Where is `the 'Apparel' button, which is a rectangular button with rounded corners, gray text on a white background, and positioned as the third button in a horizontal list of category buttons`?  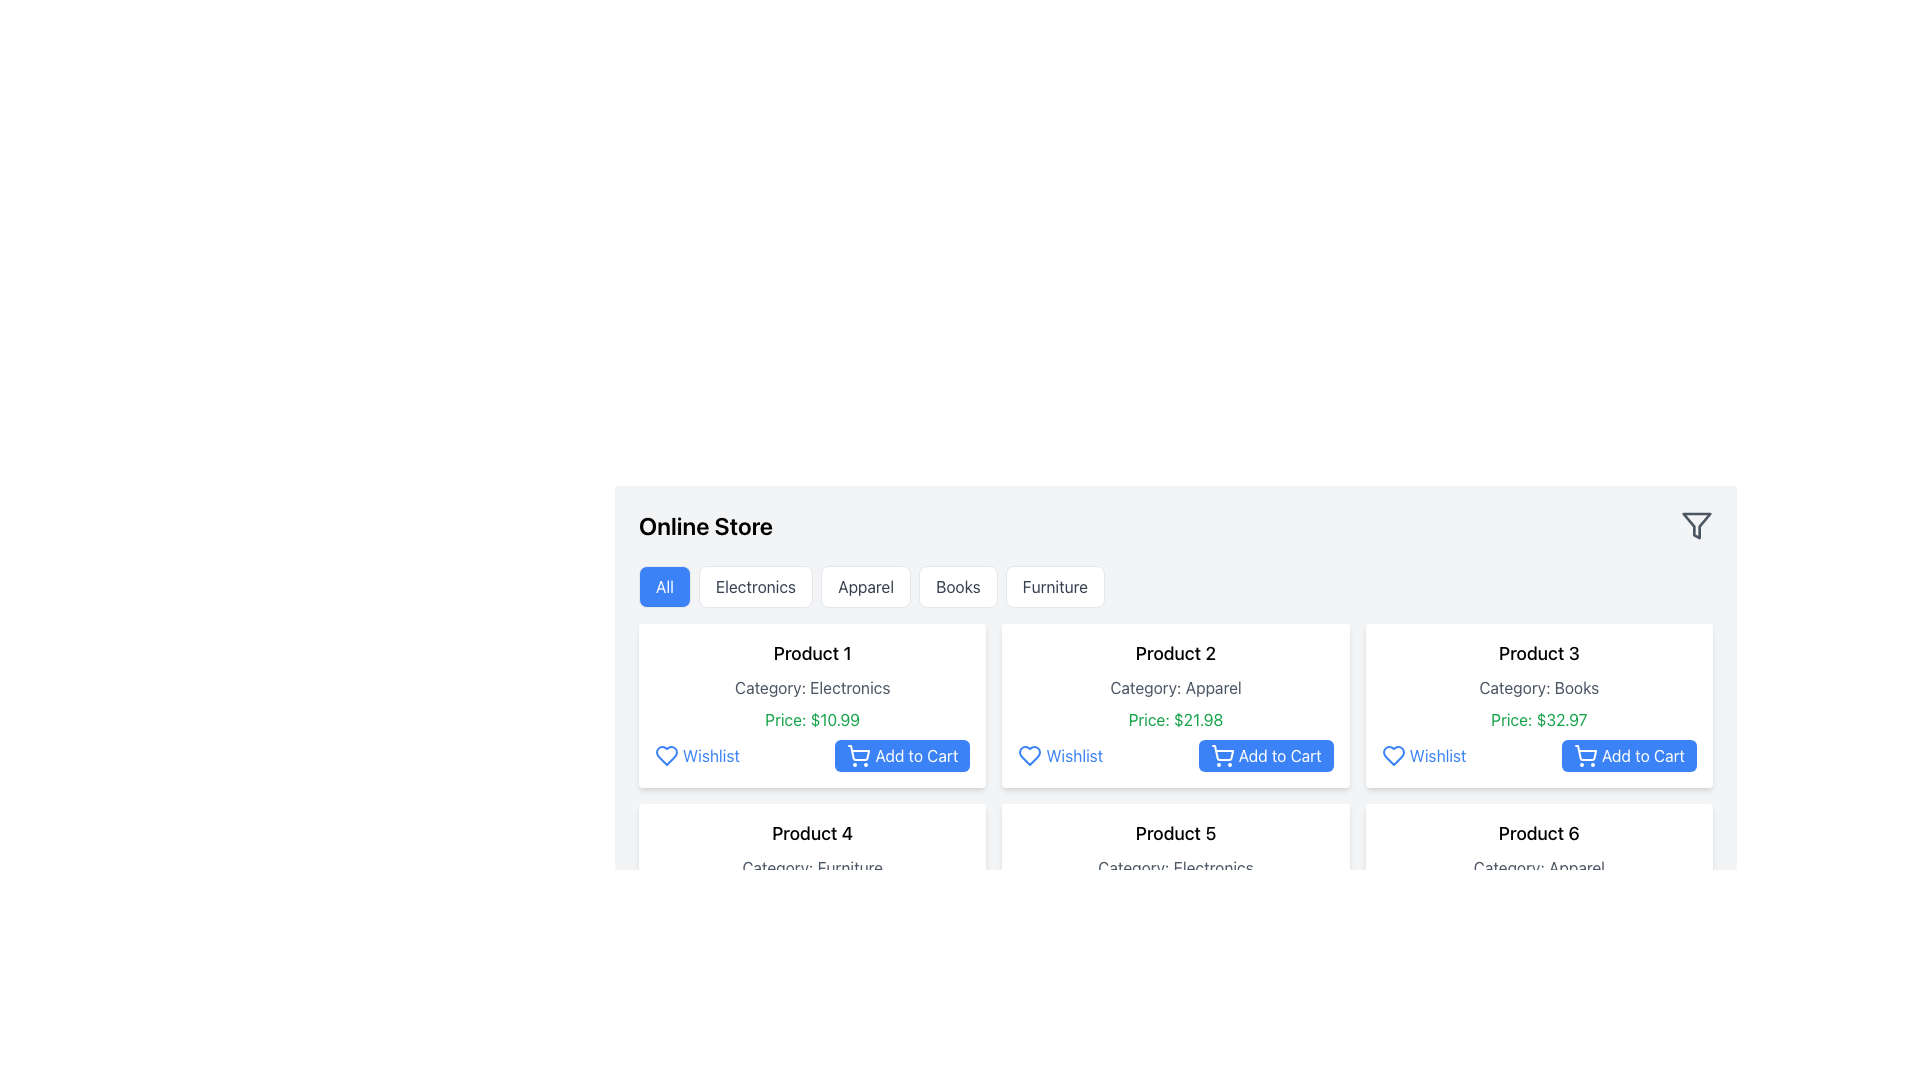 the 'Apparel' button, which is a rectangular button with rounded corners, gray text on a white background, and positioned as the third button in a horizontal list of category buttons is located at coordinates (866, 585).